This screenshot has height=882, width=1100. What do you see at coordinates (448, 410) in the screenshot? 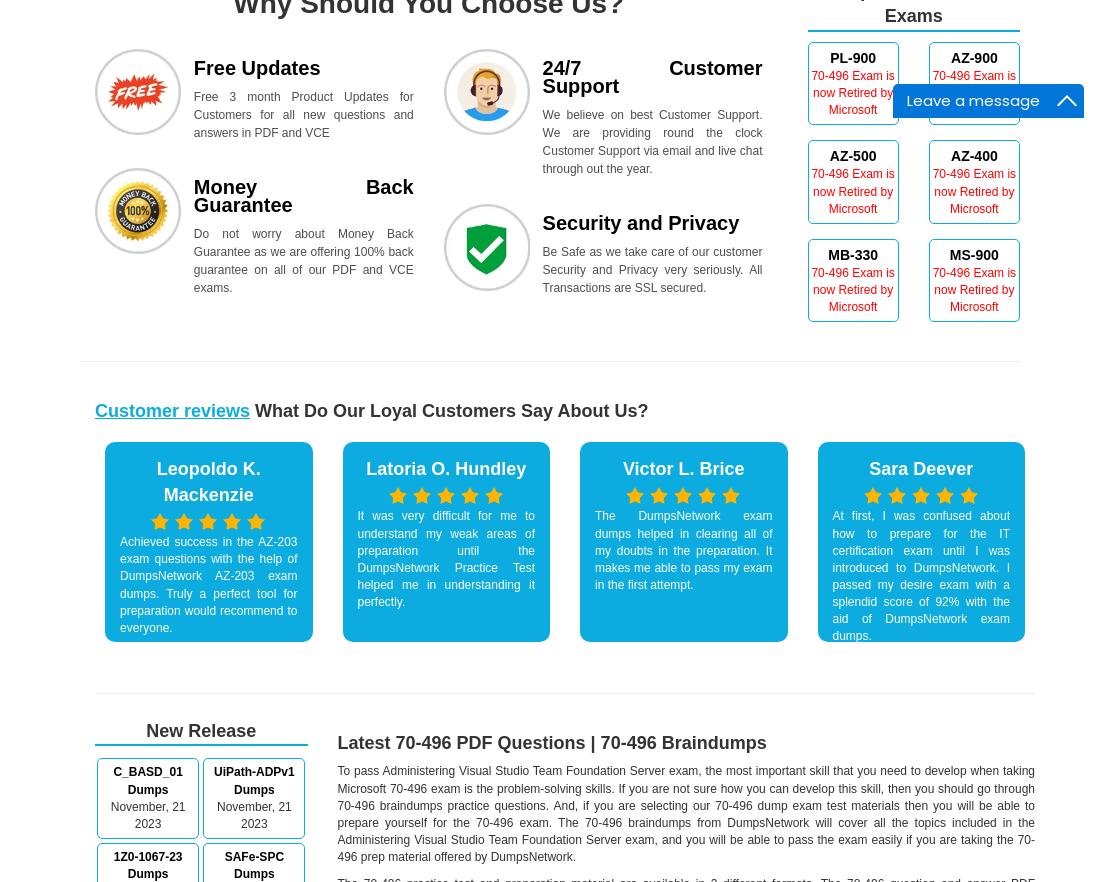
I see `'What Do Our Loyal Customers Say About Us?'` at bounding box center [448, 410].